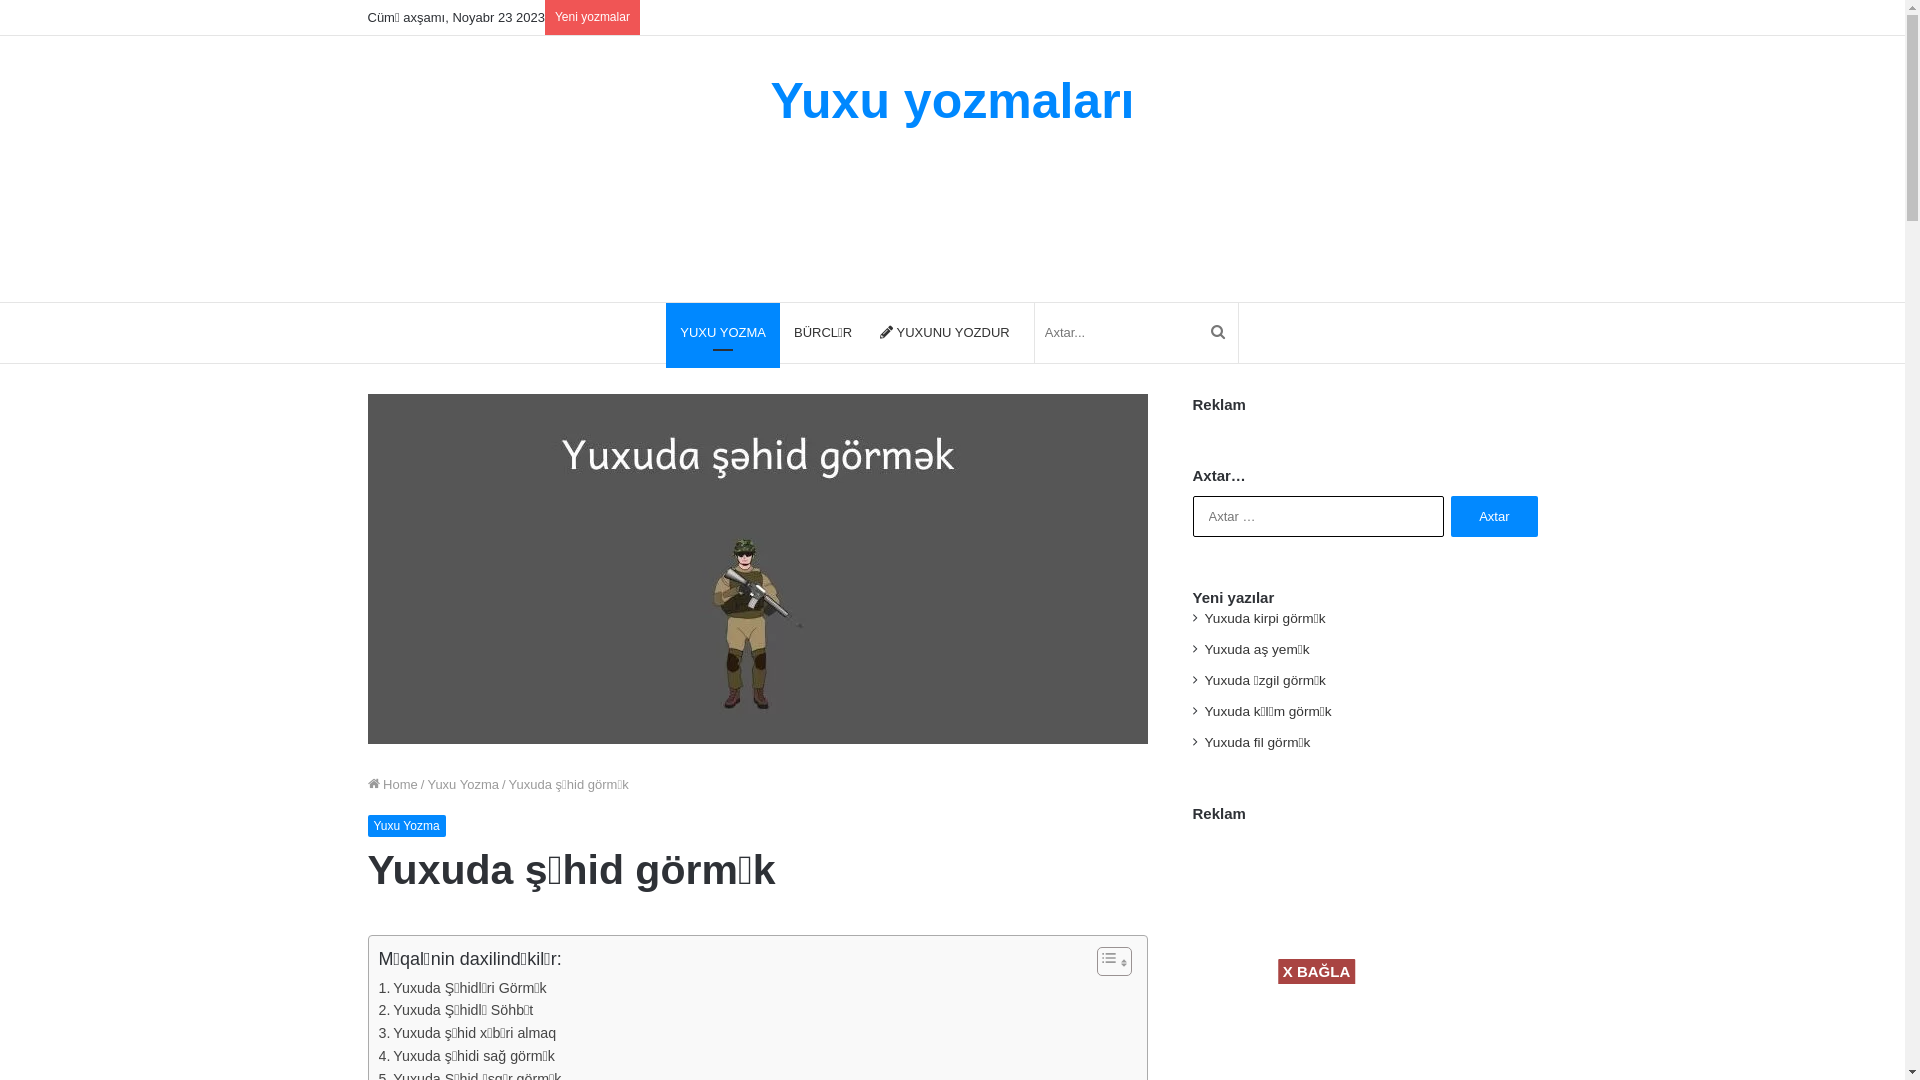  Describe the element at coordinates (393, 783) in the screenshot. I see `'Home'` at that location.